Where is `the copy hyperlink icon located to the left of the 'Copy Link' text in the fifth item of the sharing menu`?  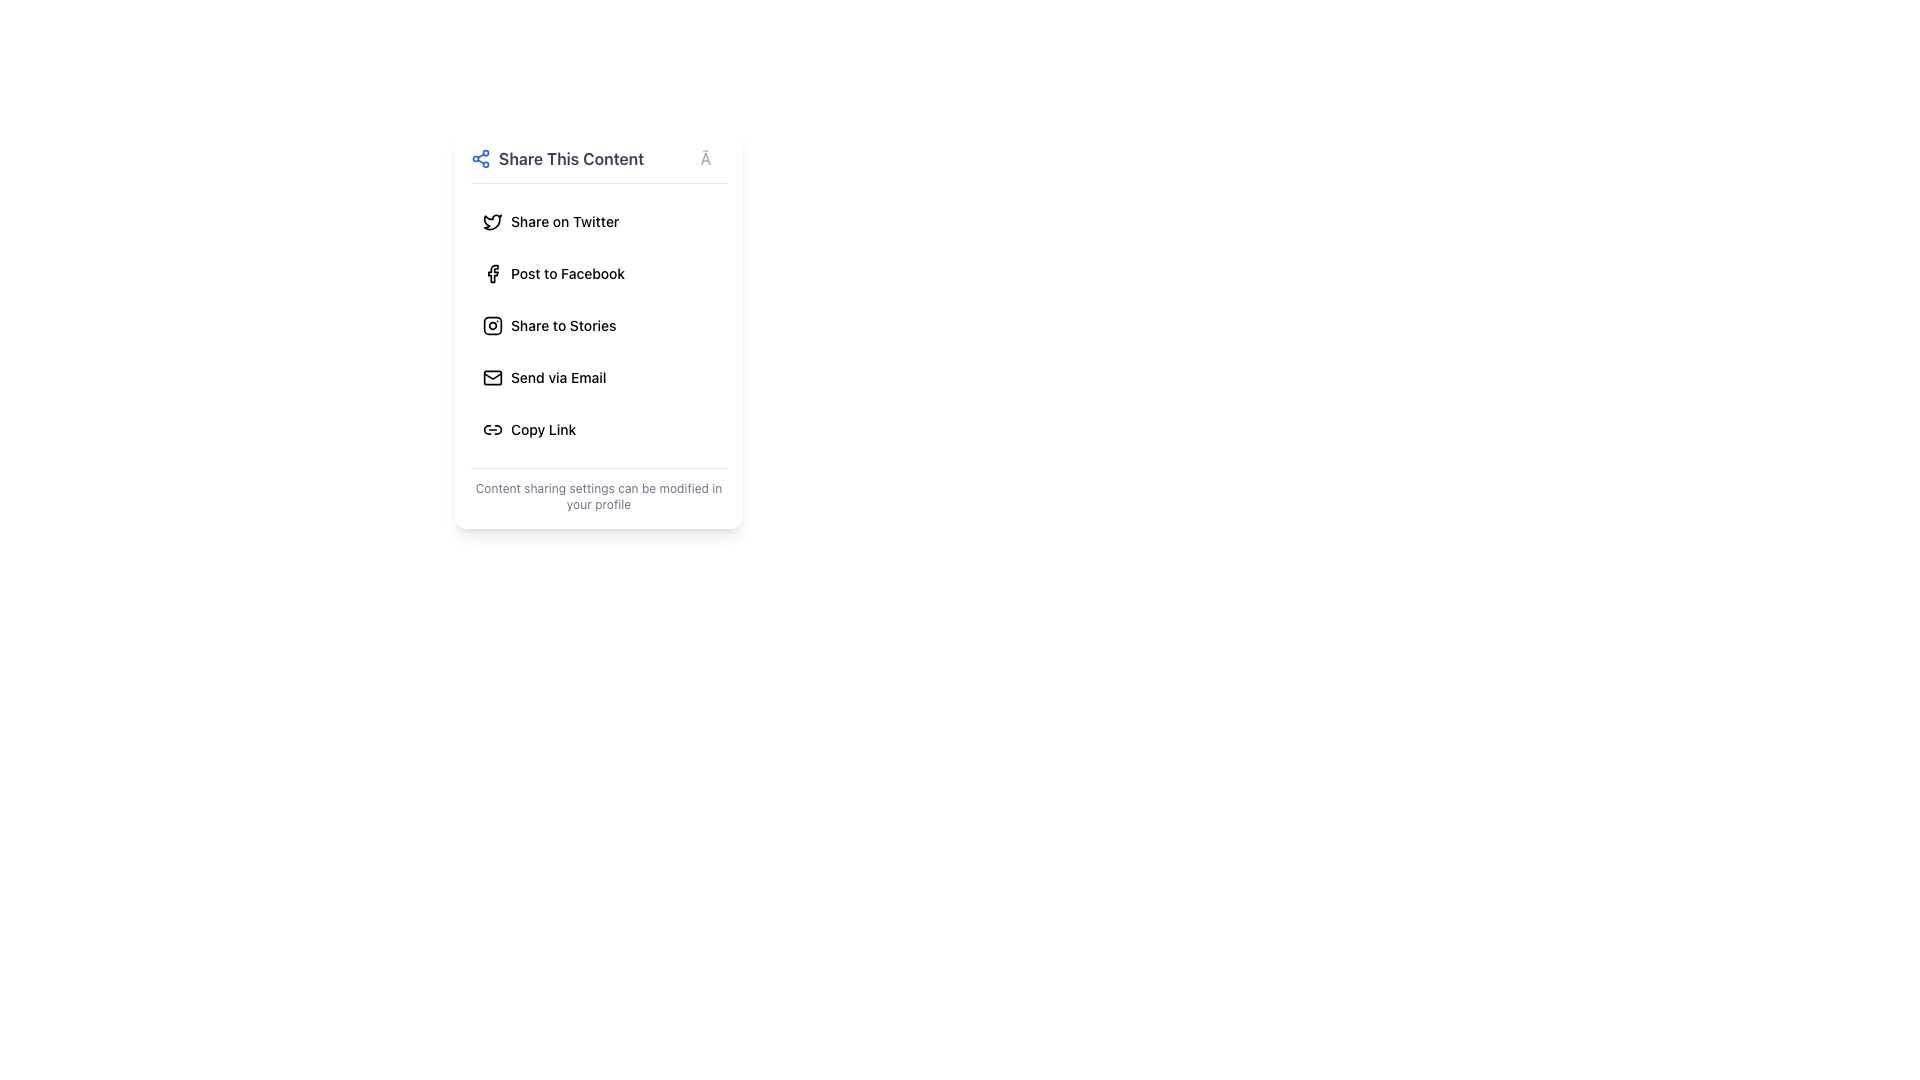
the copy hyperlink icon located to the left of the 'Copy Link' text in the fifth item of the sharing menu is located at coordinates (493, 428).